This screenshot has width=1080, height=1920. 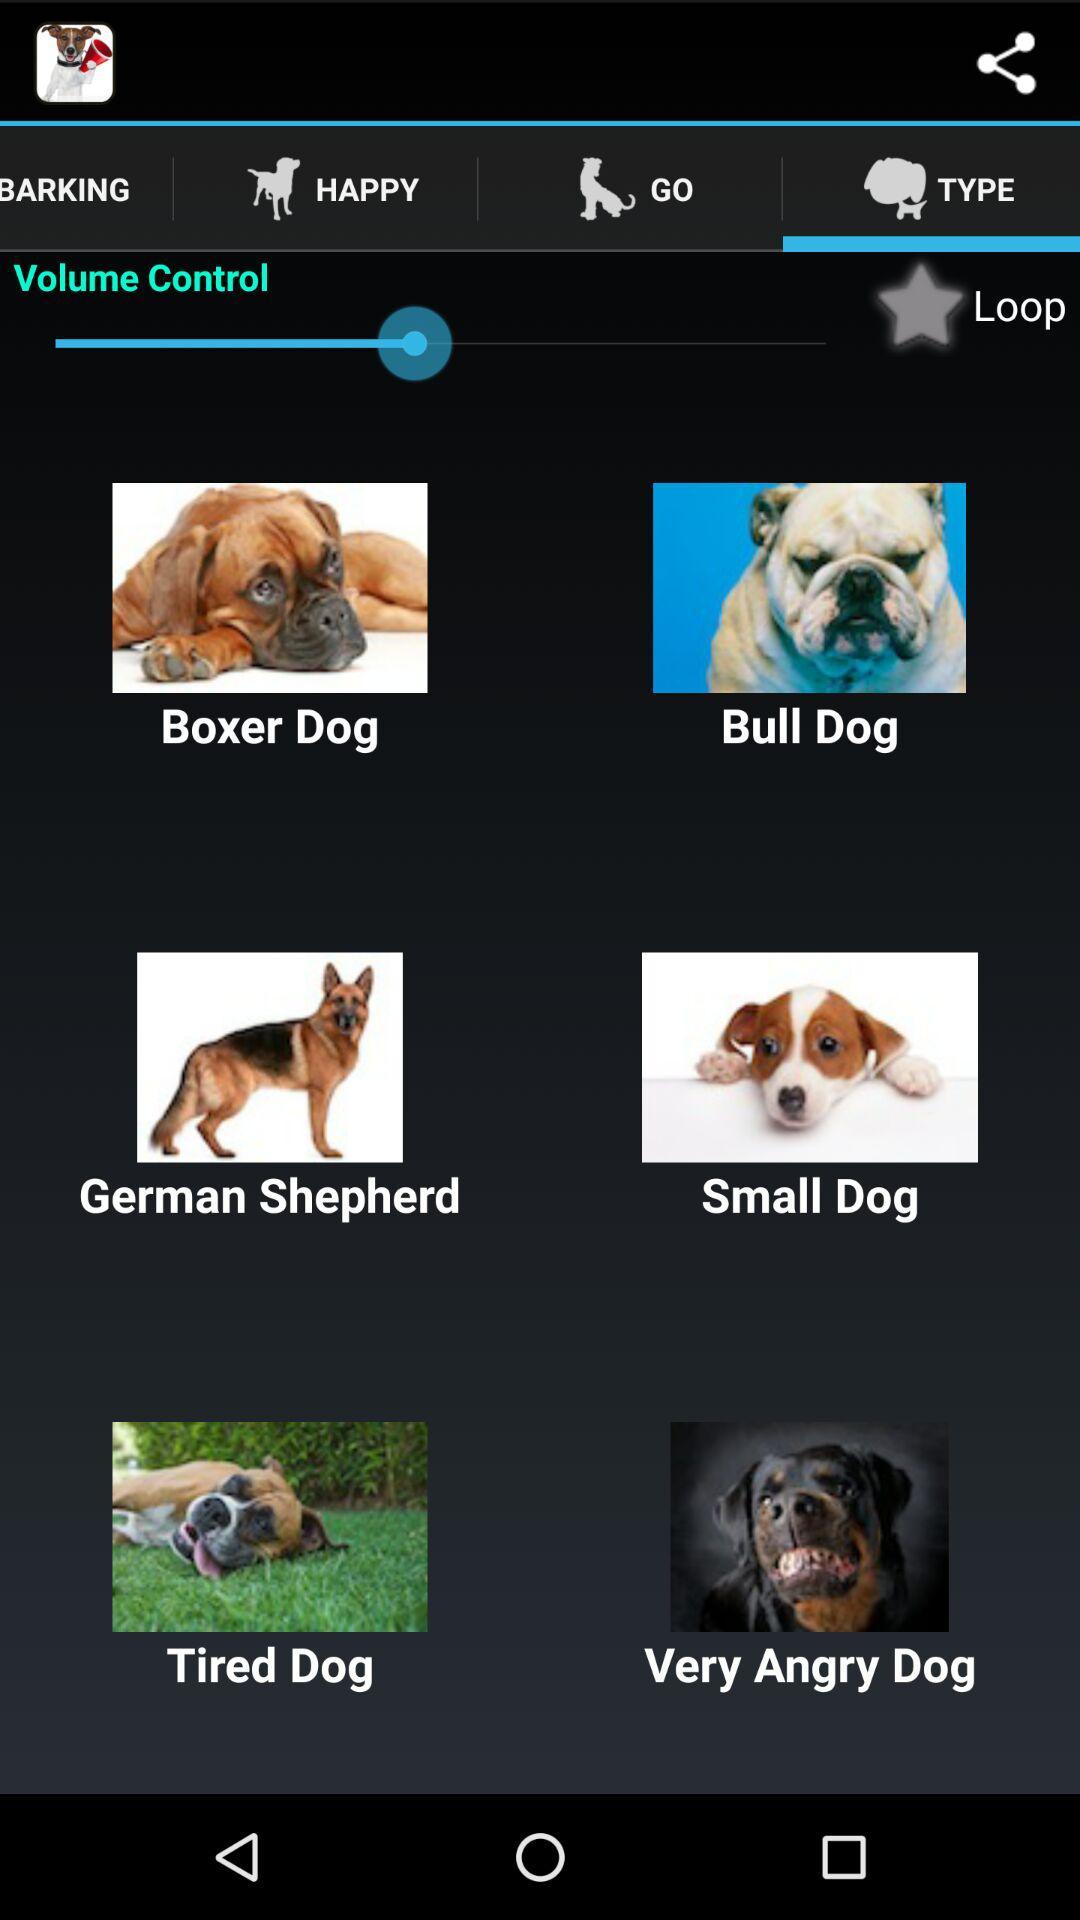 What do you see at coordinates (270, 1557) in the screenshot?
I see `the button below german shepherd icon` at bounding box center [270, 1557].